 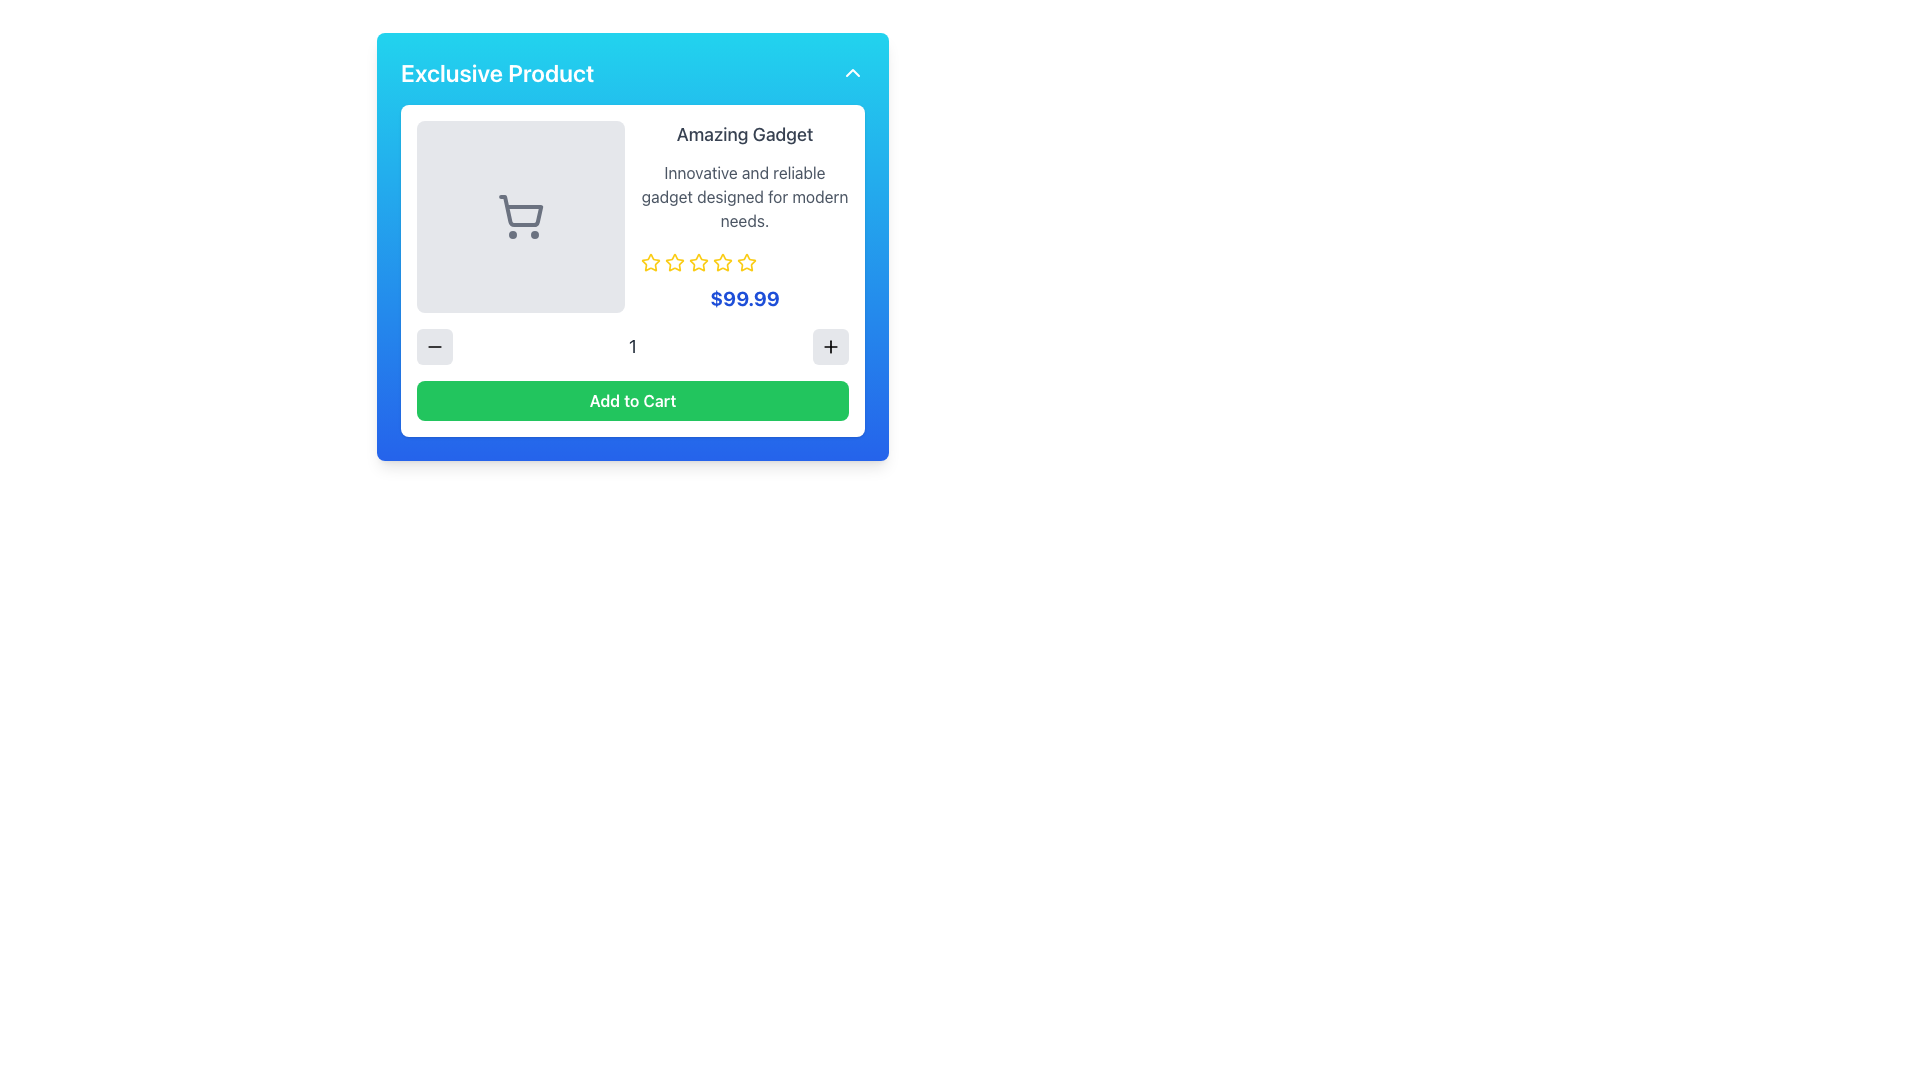 What do you see at coordinates (651, 261) in the screenshot?
I see `the first star icon in the rating bar, which is filled with yellow and has a distinctive outline, located in the middle right panel adjacent to the product title and description` at bounding box center [651, 261].